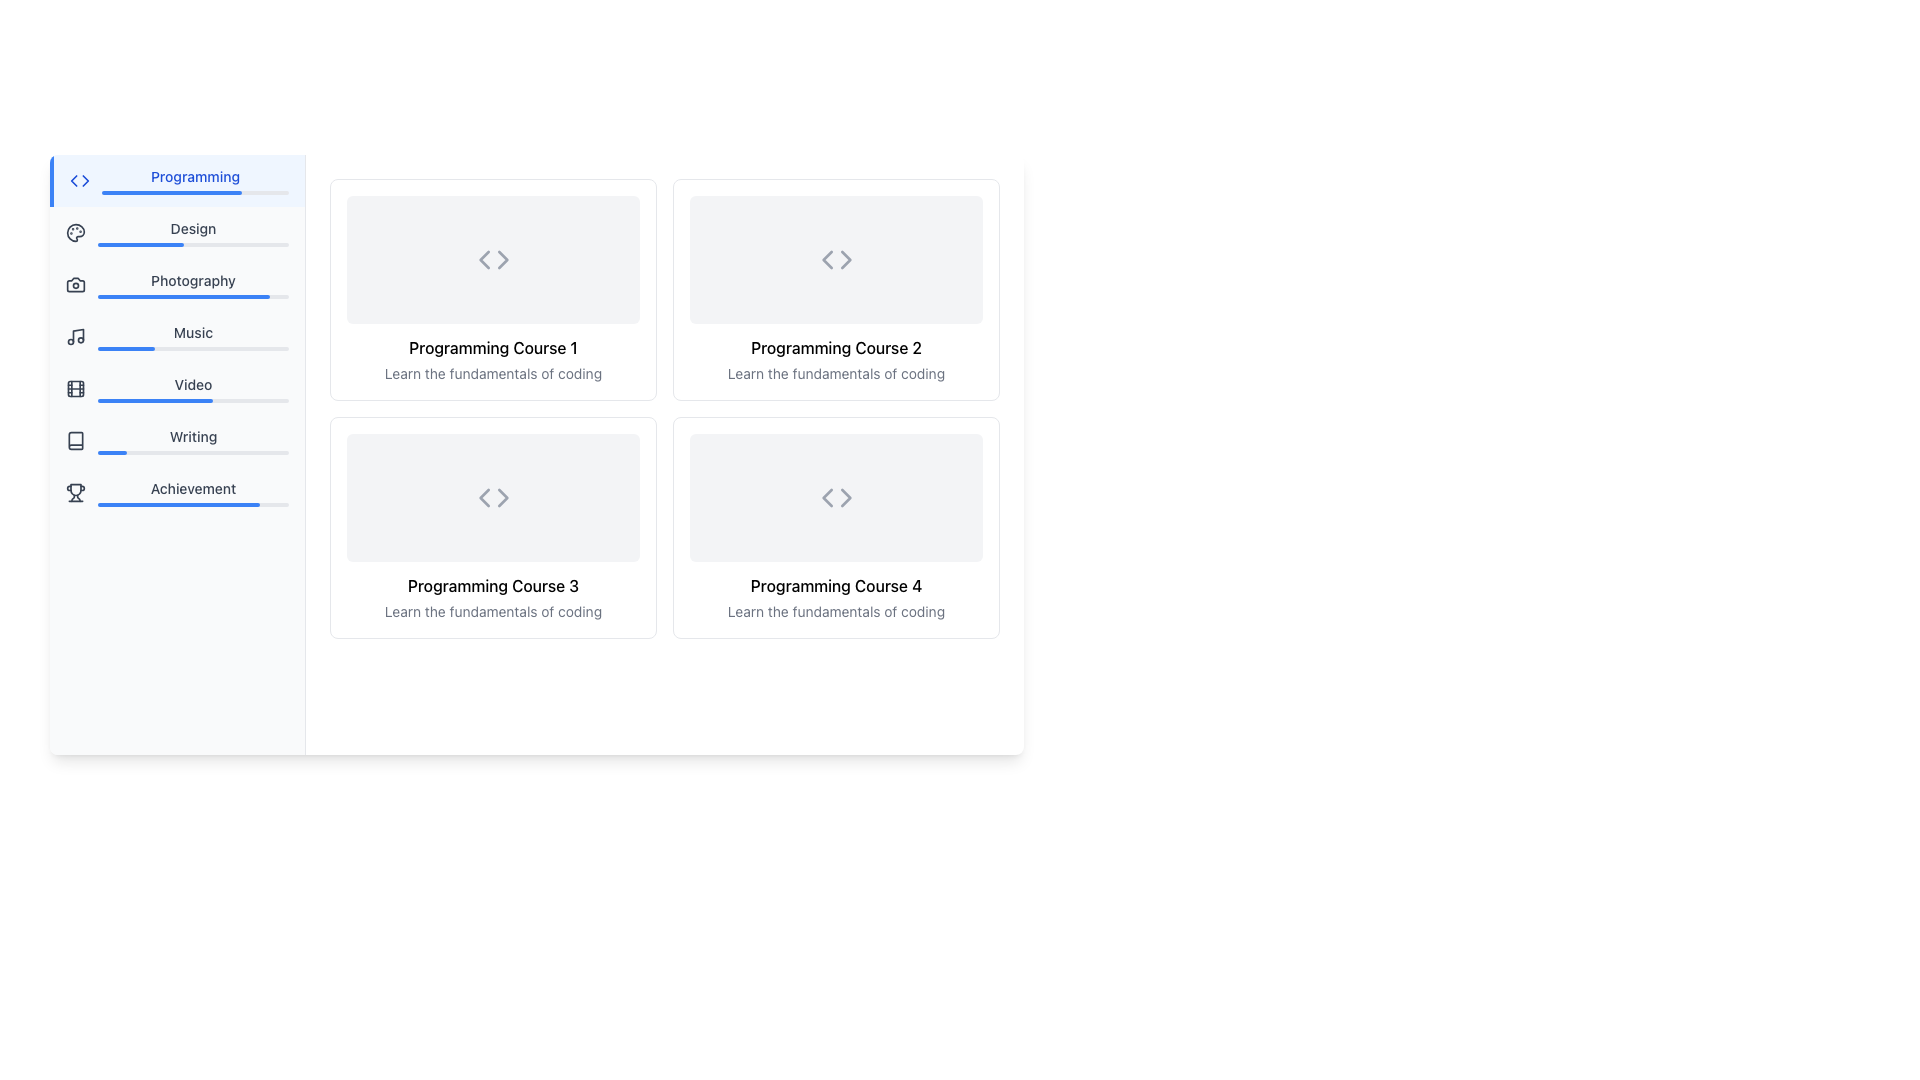  Describe the element at coordinates (836, 258) in the screenshot. I see `the rectangular placeholder with a light grey background and rounded corners that contains 'less than' and 'greater than' symbols, located within the 'Programming Course 2' card` at that location.